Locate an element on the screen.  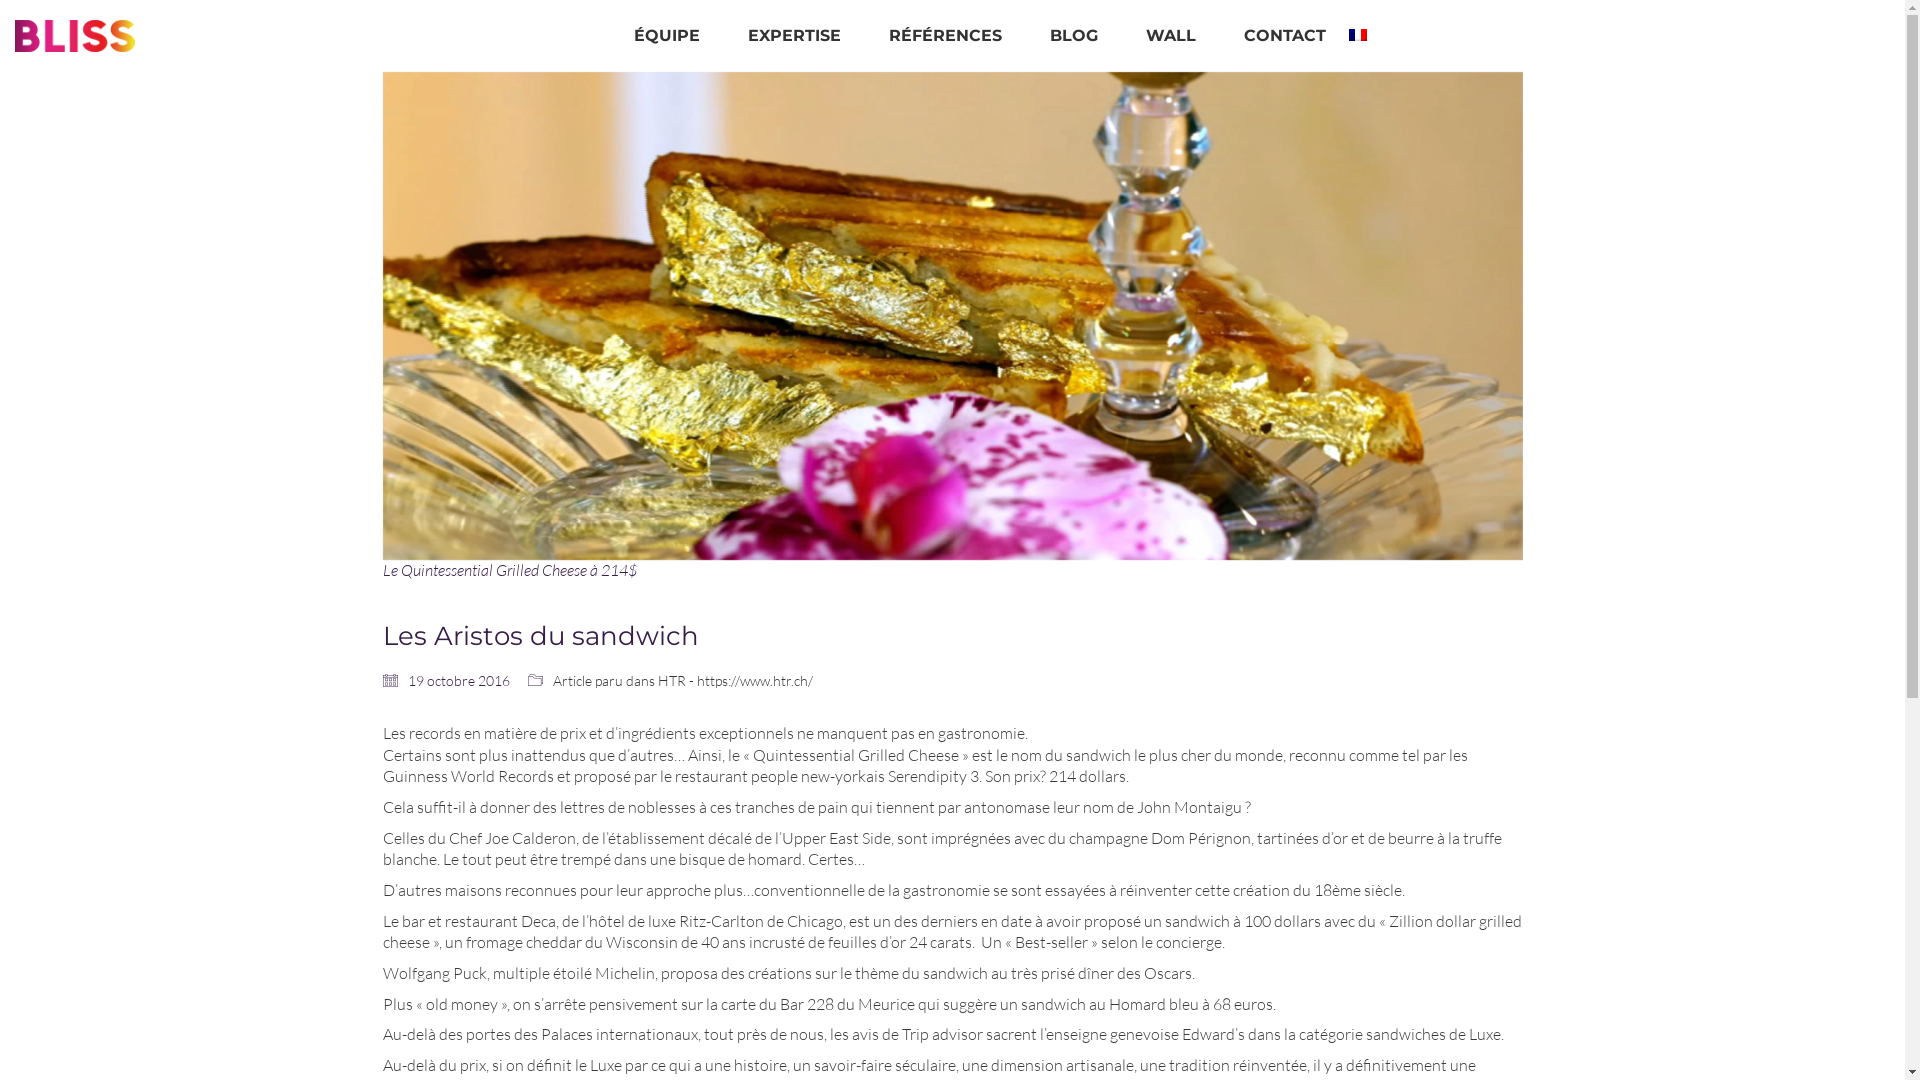
'EXPERTISE' is located at coordinates (747, 35).